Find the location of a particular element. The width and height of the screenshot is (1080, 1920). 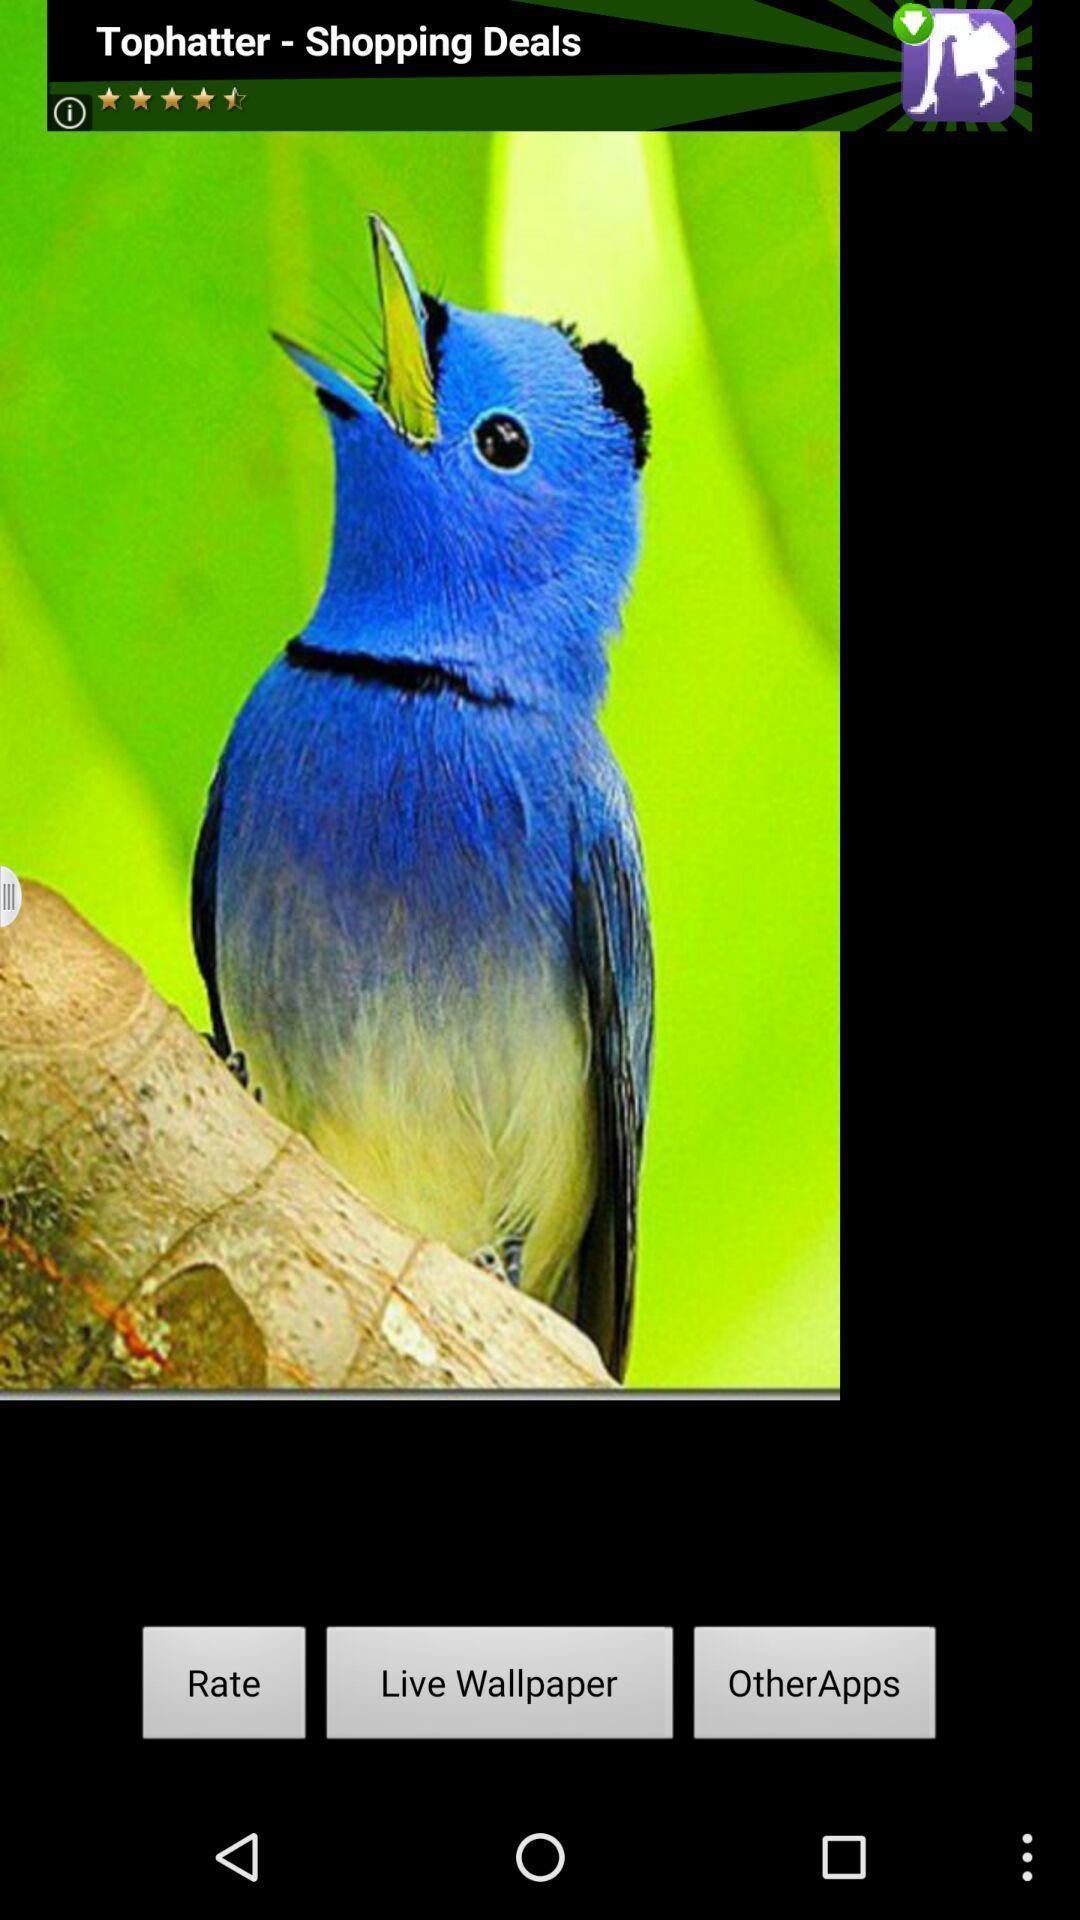

the menu icon is located at coordinates (23, 958).